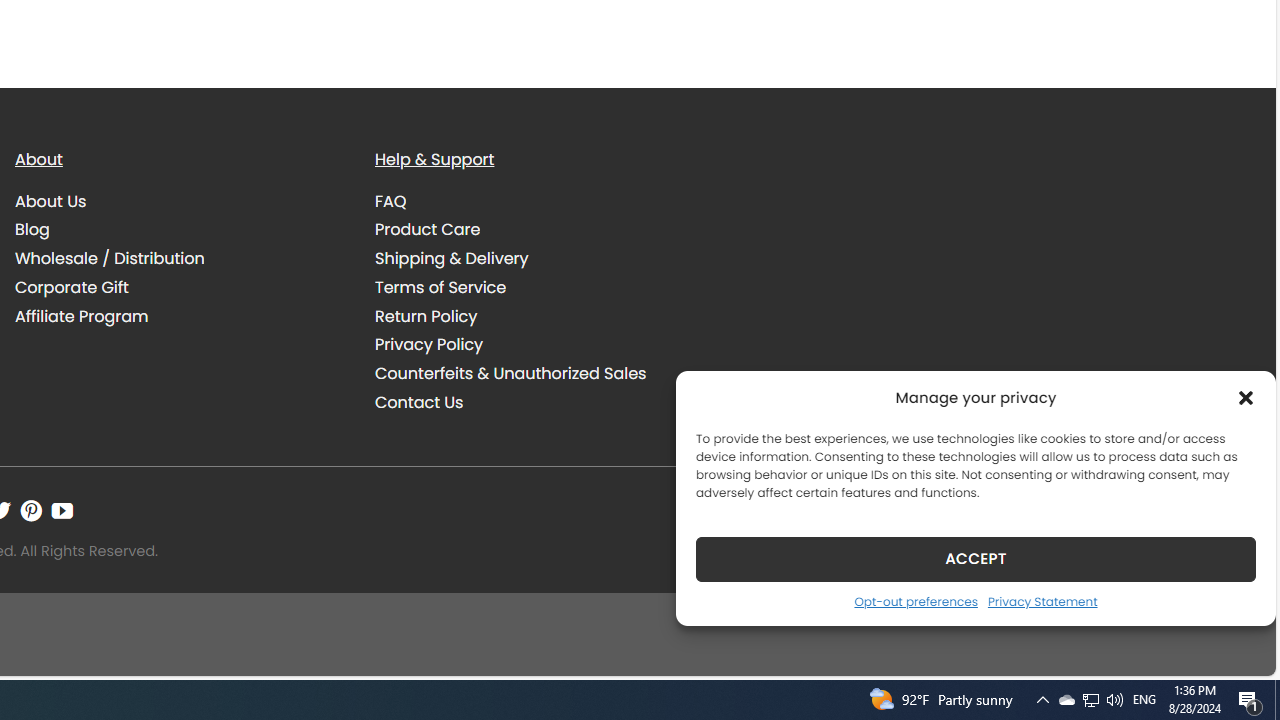 Image resolution: width=1280 pixels, height=720 pixels. Describe the element at coordinates (1245, 397) in the screenshot. I see `'Class: cmplz-close'` at that location.